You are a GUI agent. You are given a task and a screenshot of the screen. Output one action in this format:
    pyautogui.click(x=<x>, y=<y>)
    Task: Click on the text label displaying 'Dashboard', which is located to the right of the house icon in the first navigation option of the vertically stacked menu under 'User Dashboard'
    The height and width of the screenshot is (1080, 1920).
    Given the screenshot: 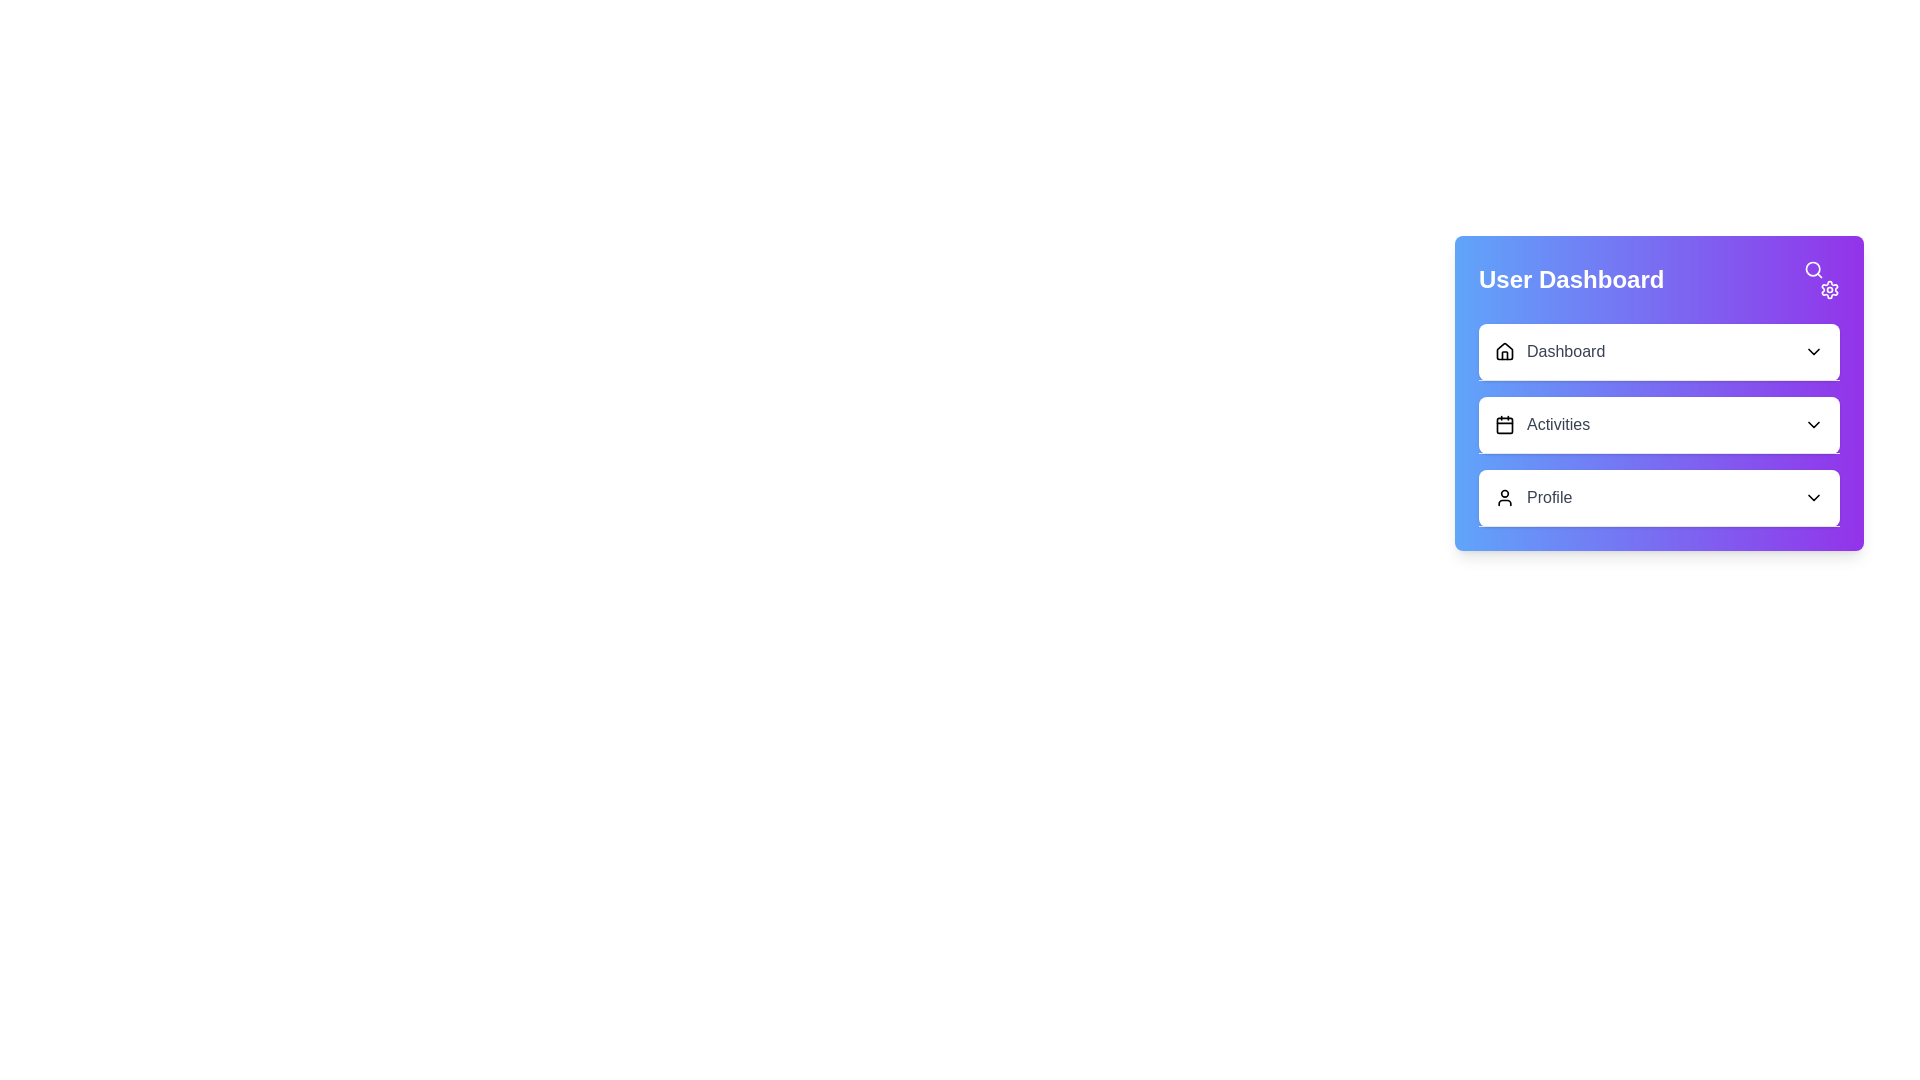 What is the action you would take?
    pyautogui.click(x=1565, y=350)
    